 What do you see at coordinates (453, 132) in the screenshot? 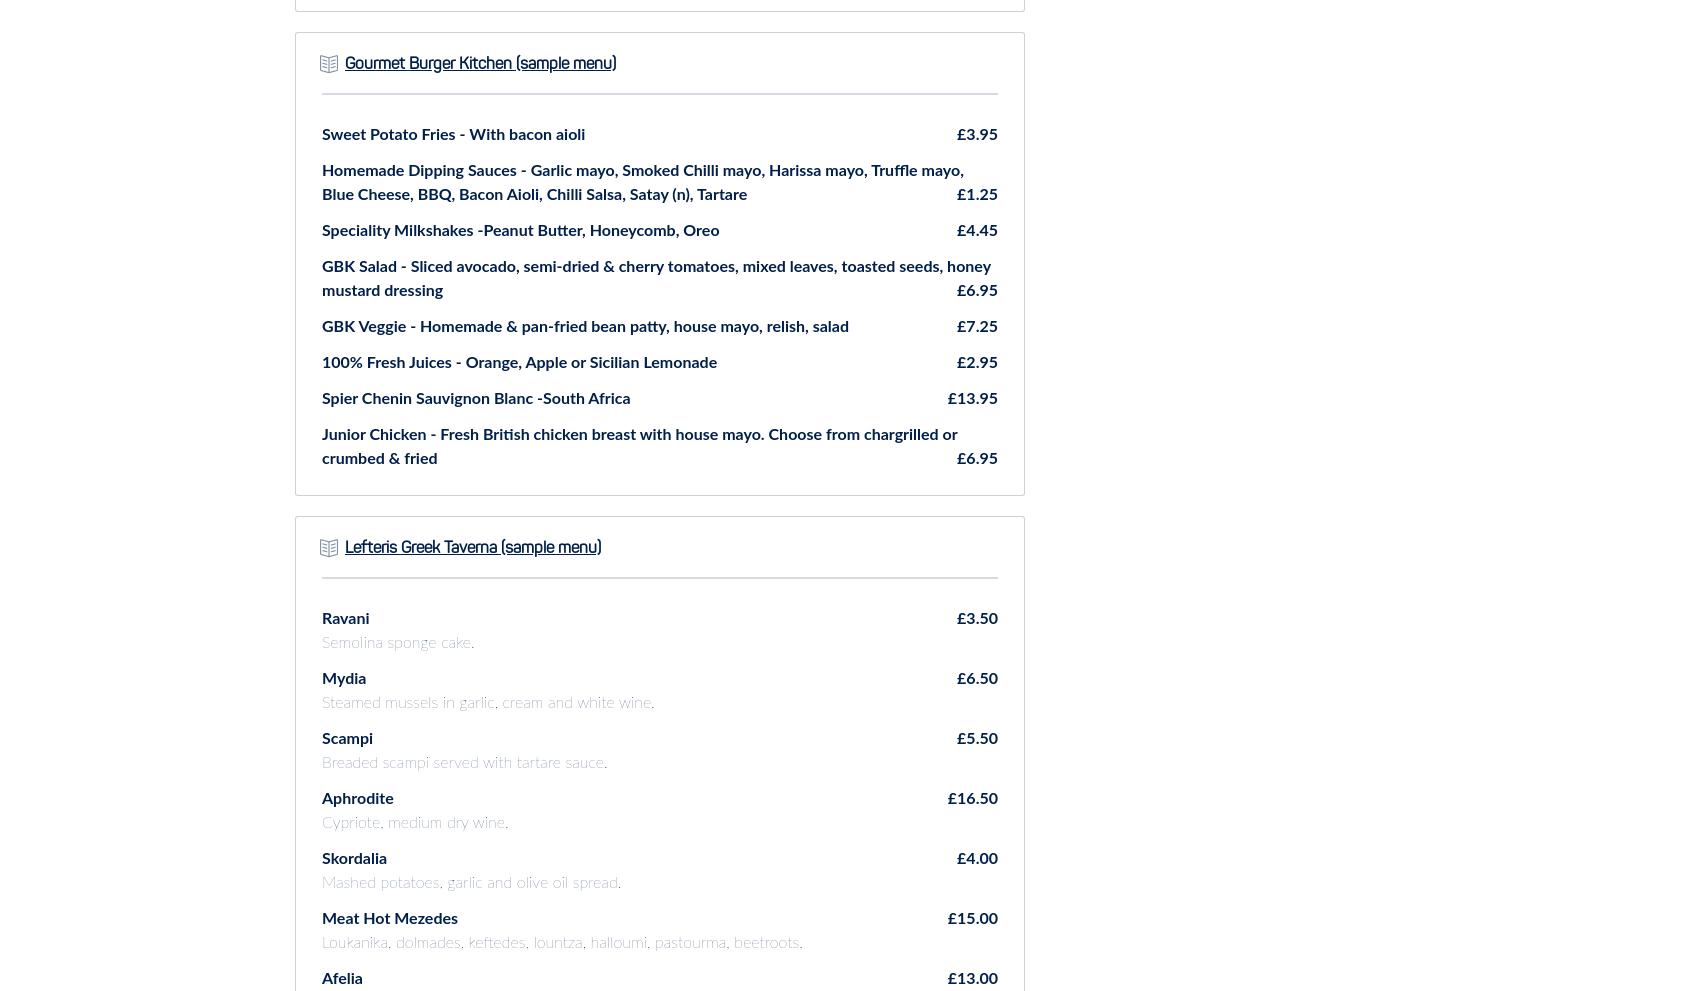
I see `'Sweet Potato Fries - With bacon aioli'` at bounding box center [453, 132].